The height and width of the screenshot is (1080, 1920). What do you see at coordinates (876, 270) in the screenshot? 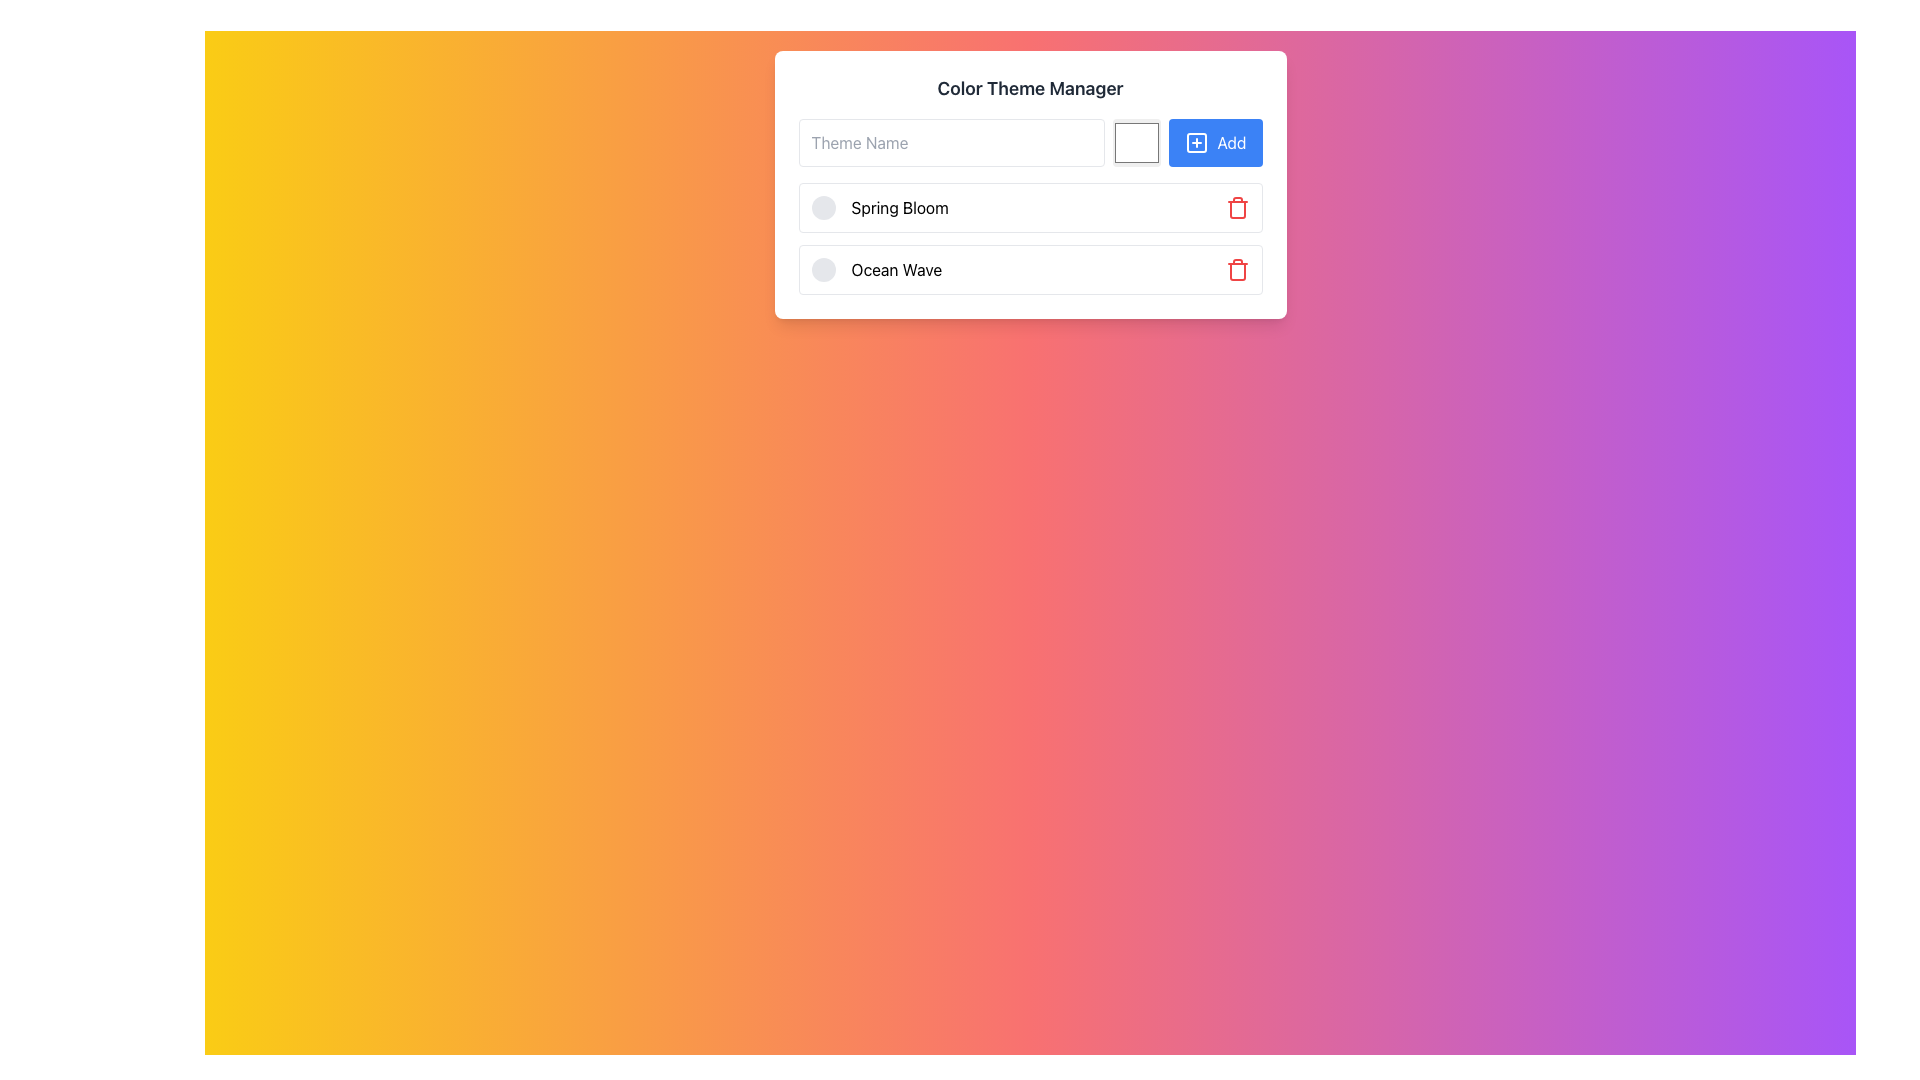
I see `the selectable list item labeled 'Ocean Wave' which is the second entry in the Color Theme Manager, located below 'Spring Bloom'` at bounding box center [876, 270].